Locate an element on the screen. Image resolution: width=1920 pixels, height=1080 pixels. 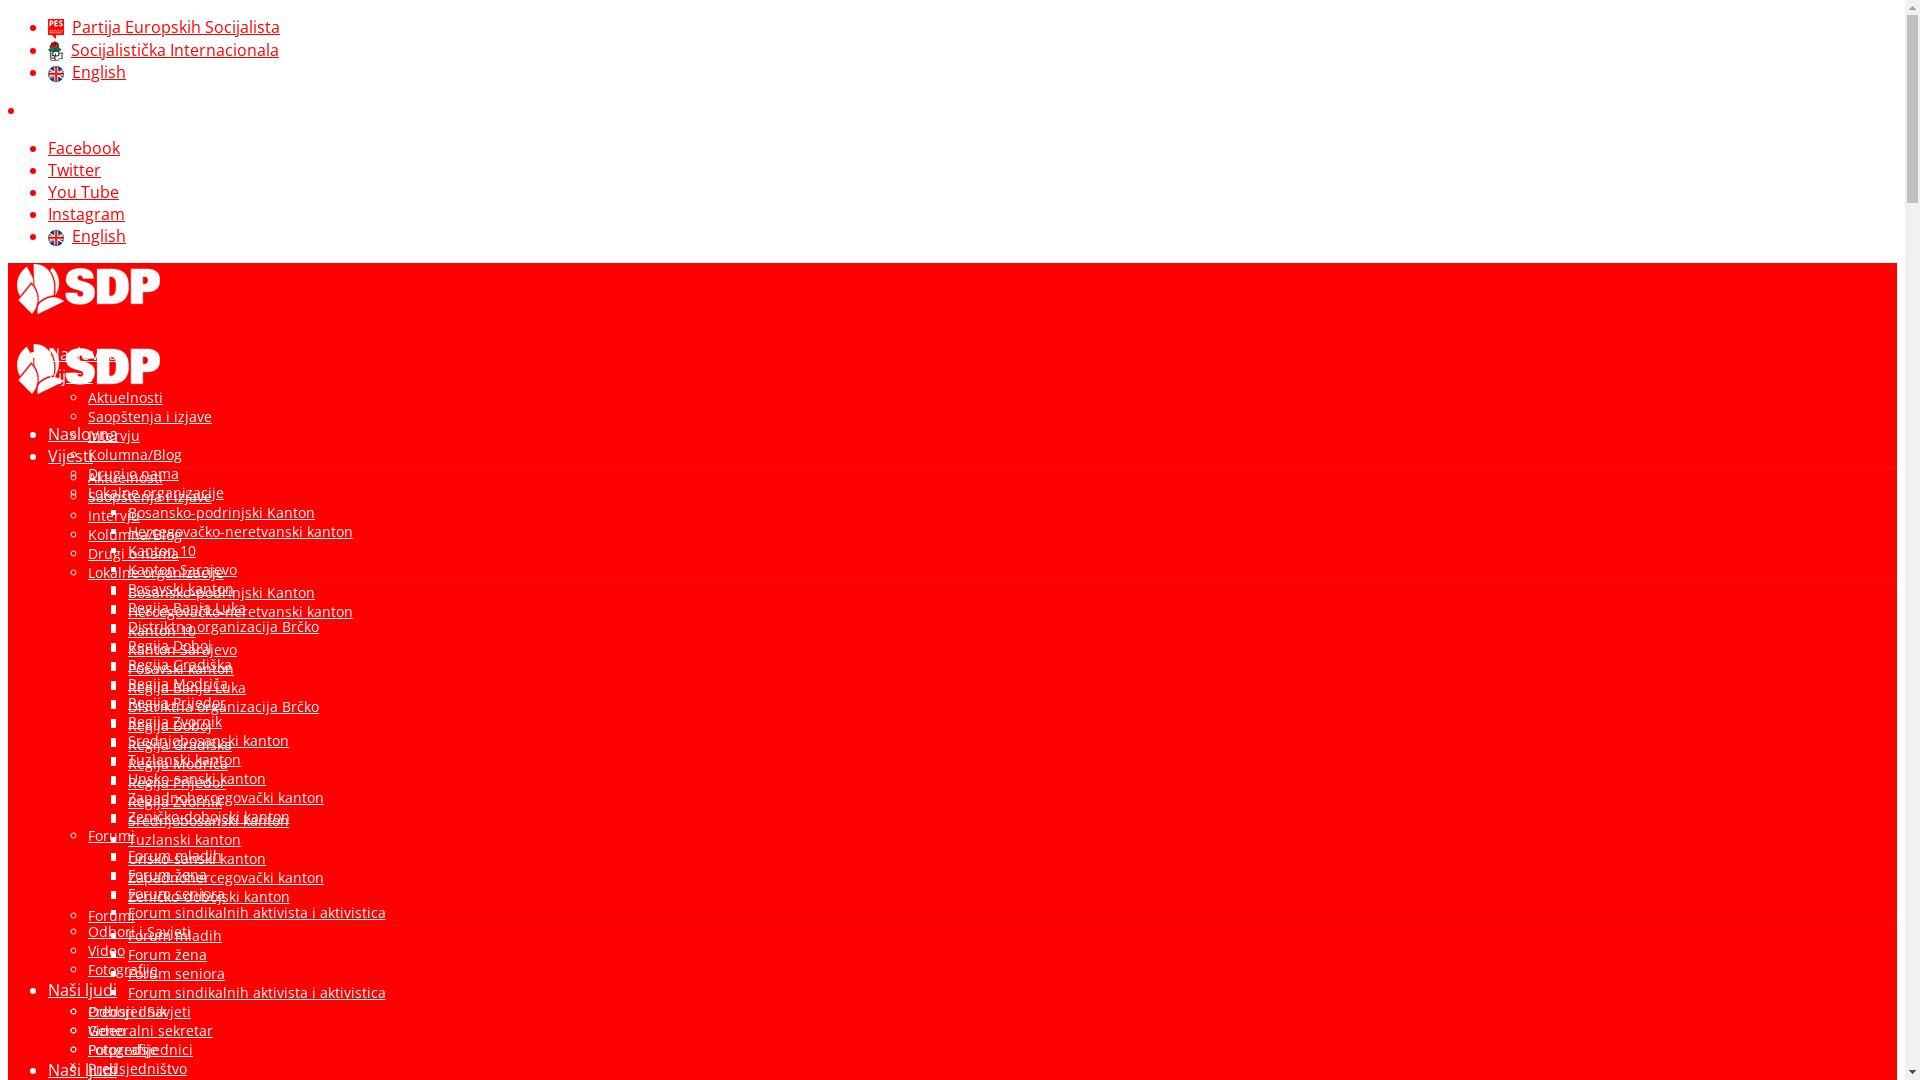
'Lokalne organizacije' is located at coordinates (155, 492).